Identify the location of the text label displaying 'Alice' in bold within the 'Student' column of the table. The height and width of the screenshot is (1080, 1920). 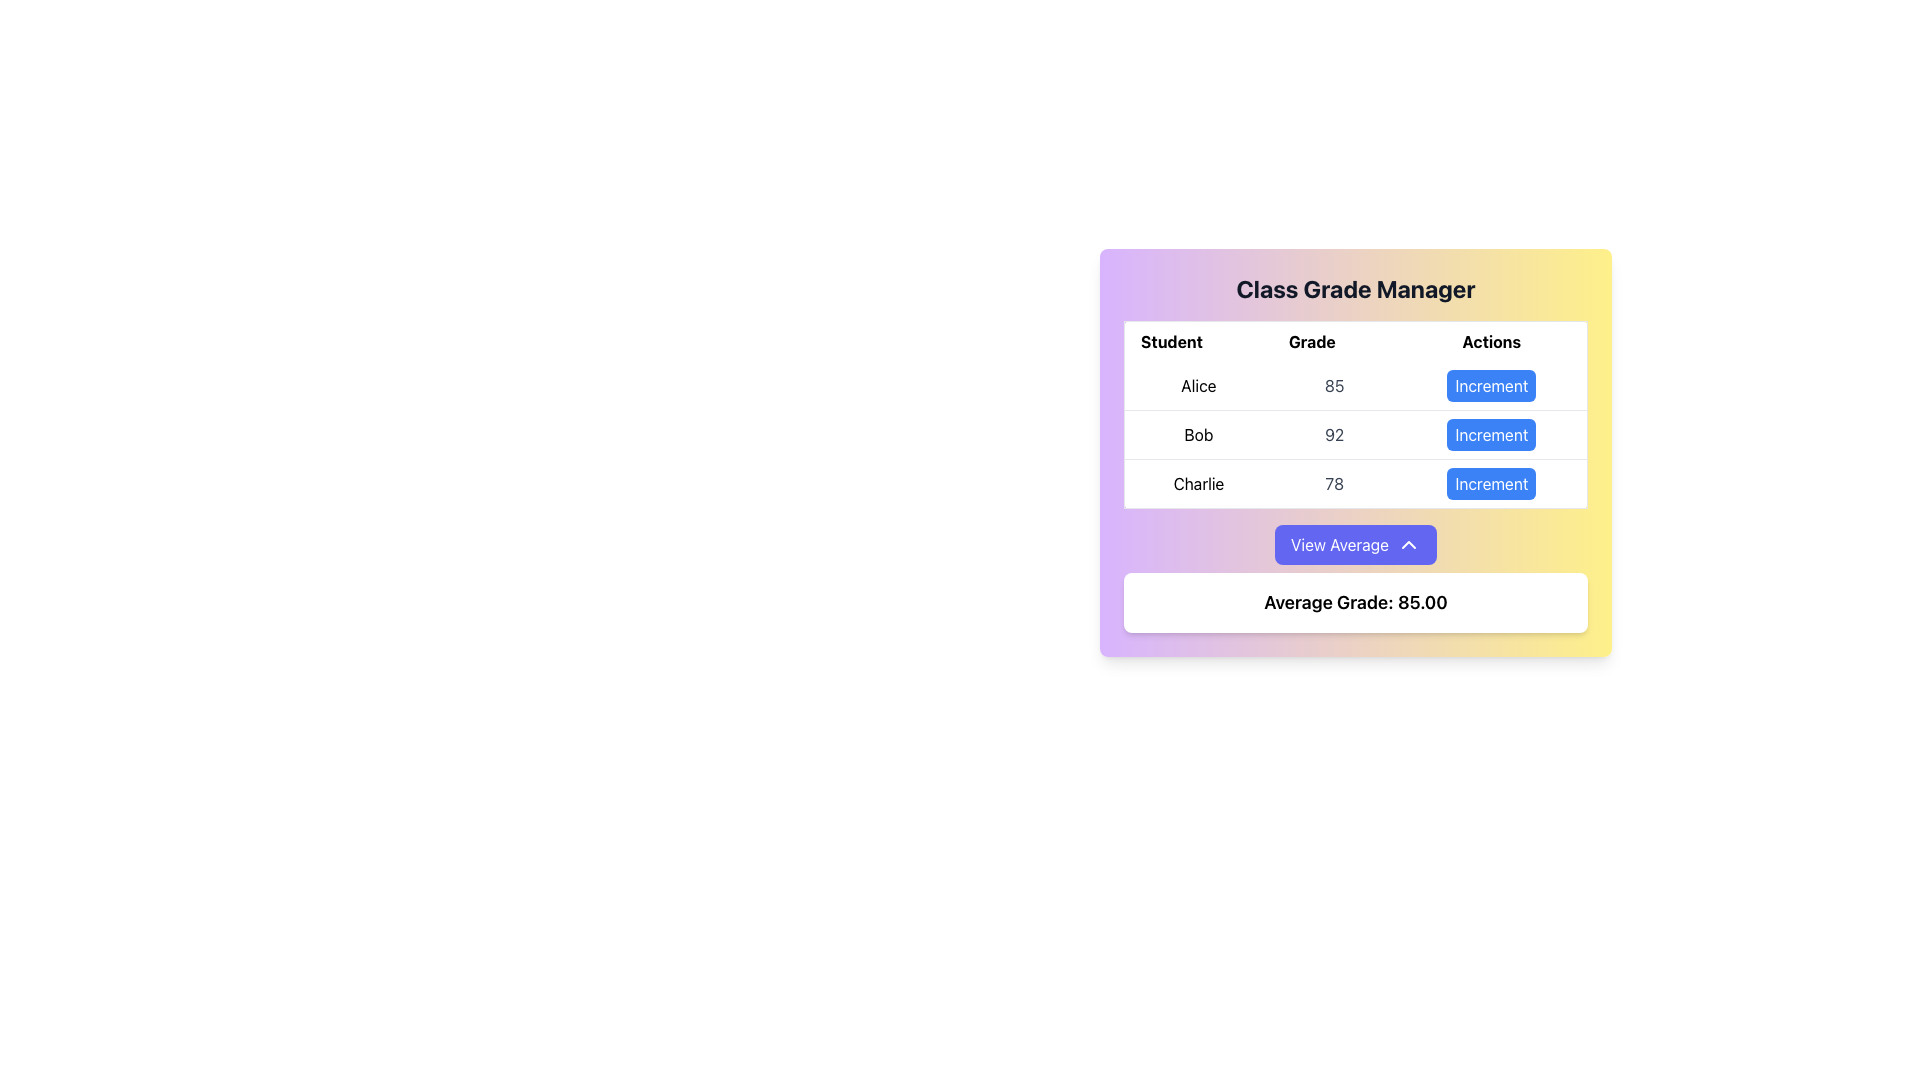
(1198, 386).